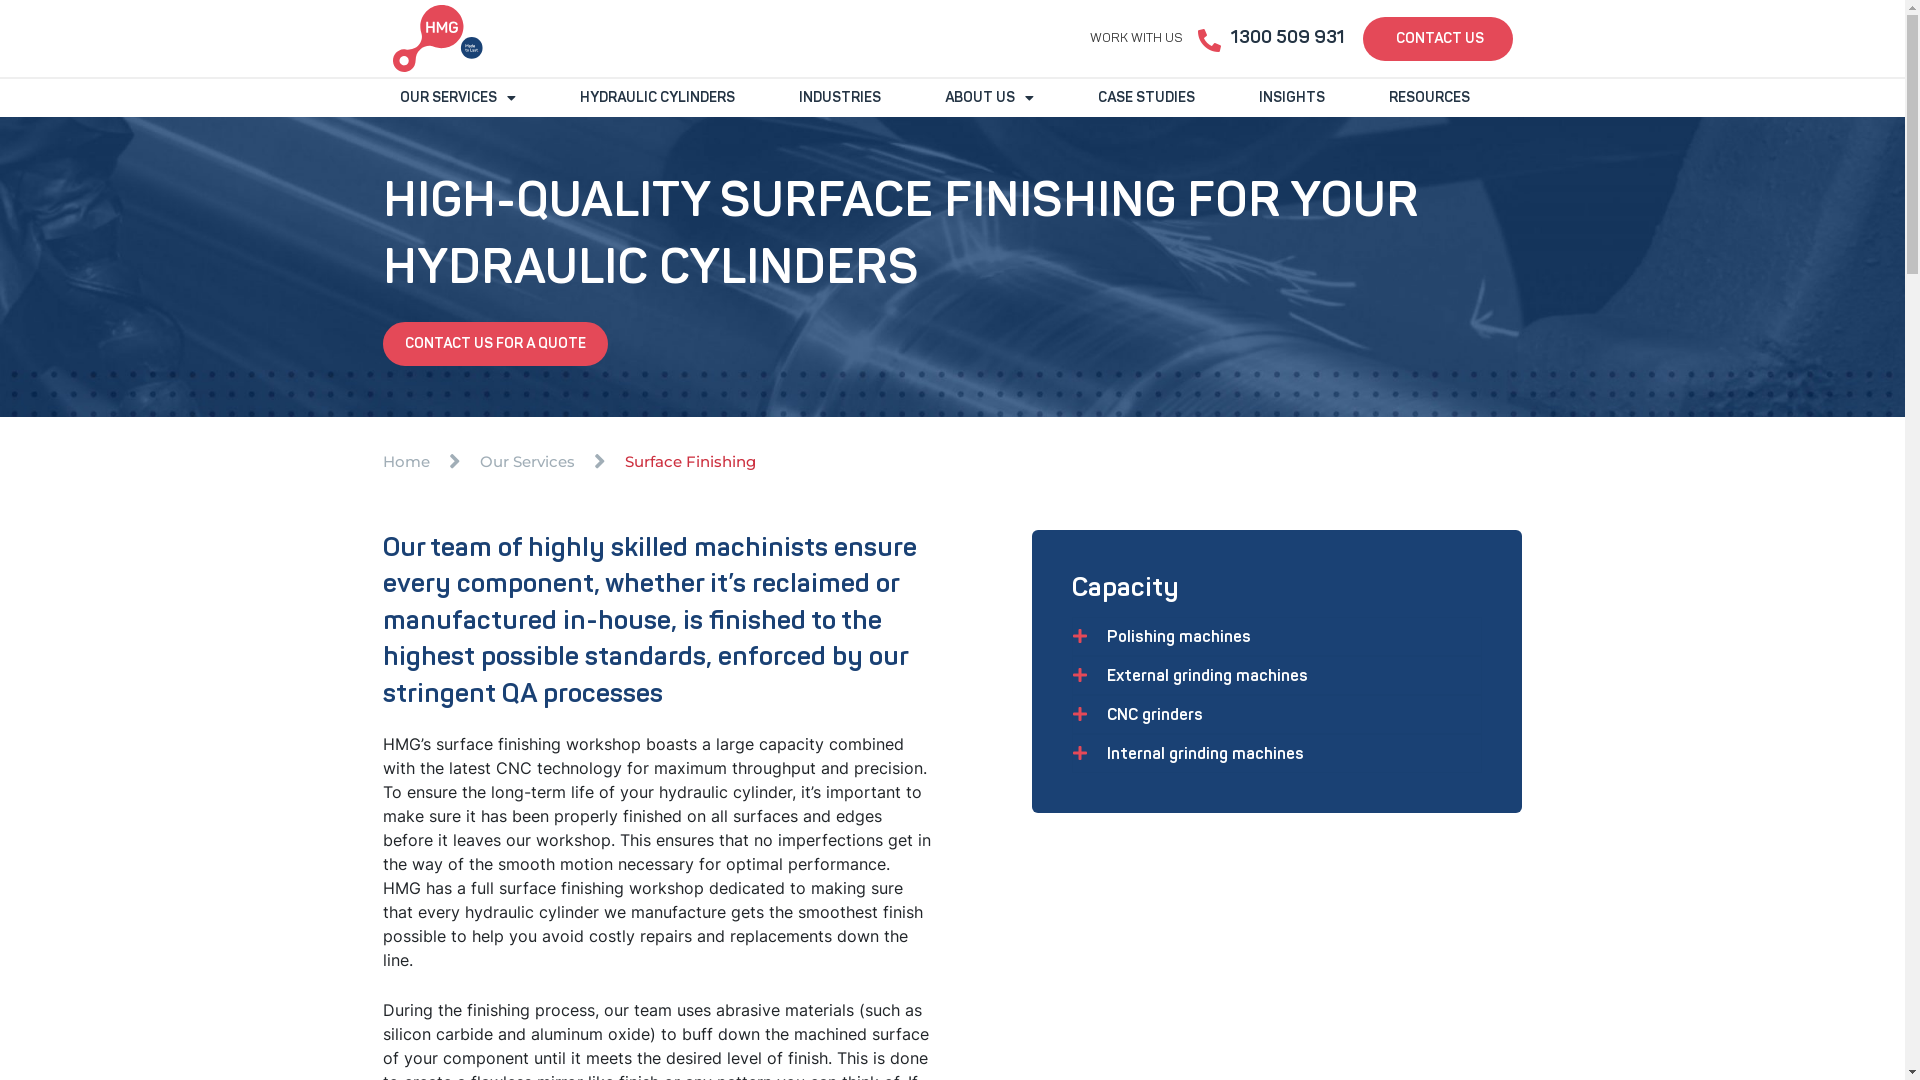  What do you see at coordinates (1145, 97) in the screenshot?
I see `'CASE STUDIES'` at bounding box center [1145, 97].